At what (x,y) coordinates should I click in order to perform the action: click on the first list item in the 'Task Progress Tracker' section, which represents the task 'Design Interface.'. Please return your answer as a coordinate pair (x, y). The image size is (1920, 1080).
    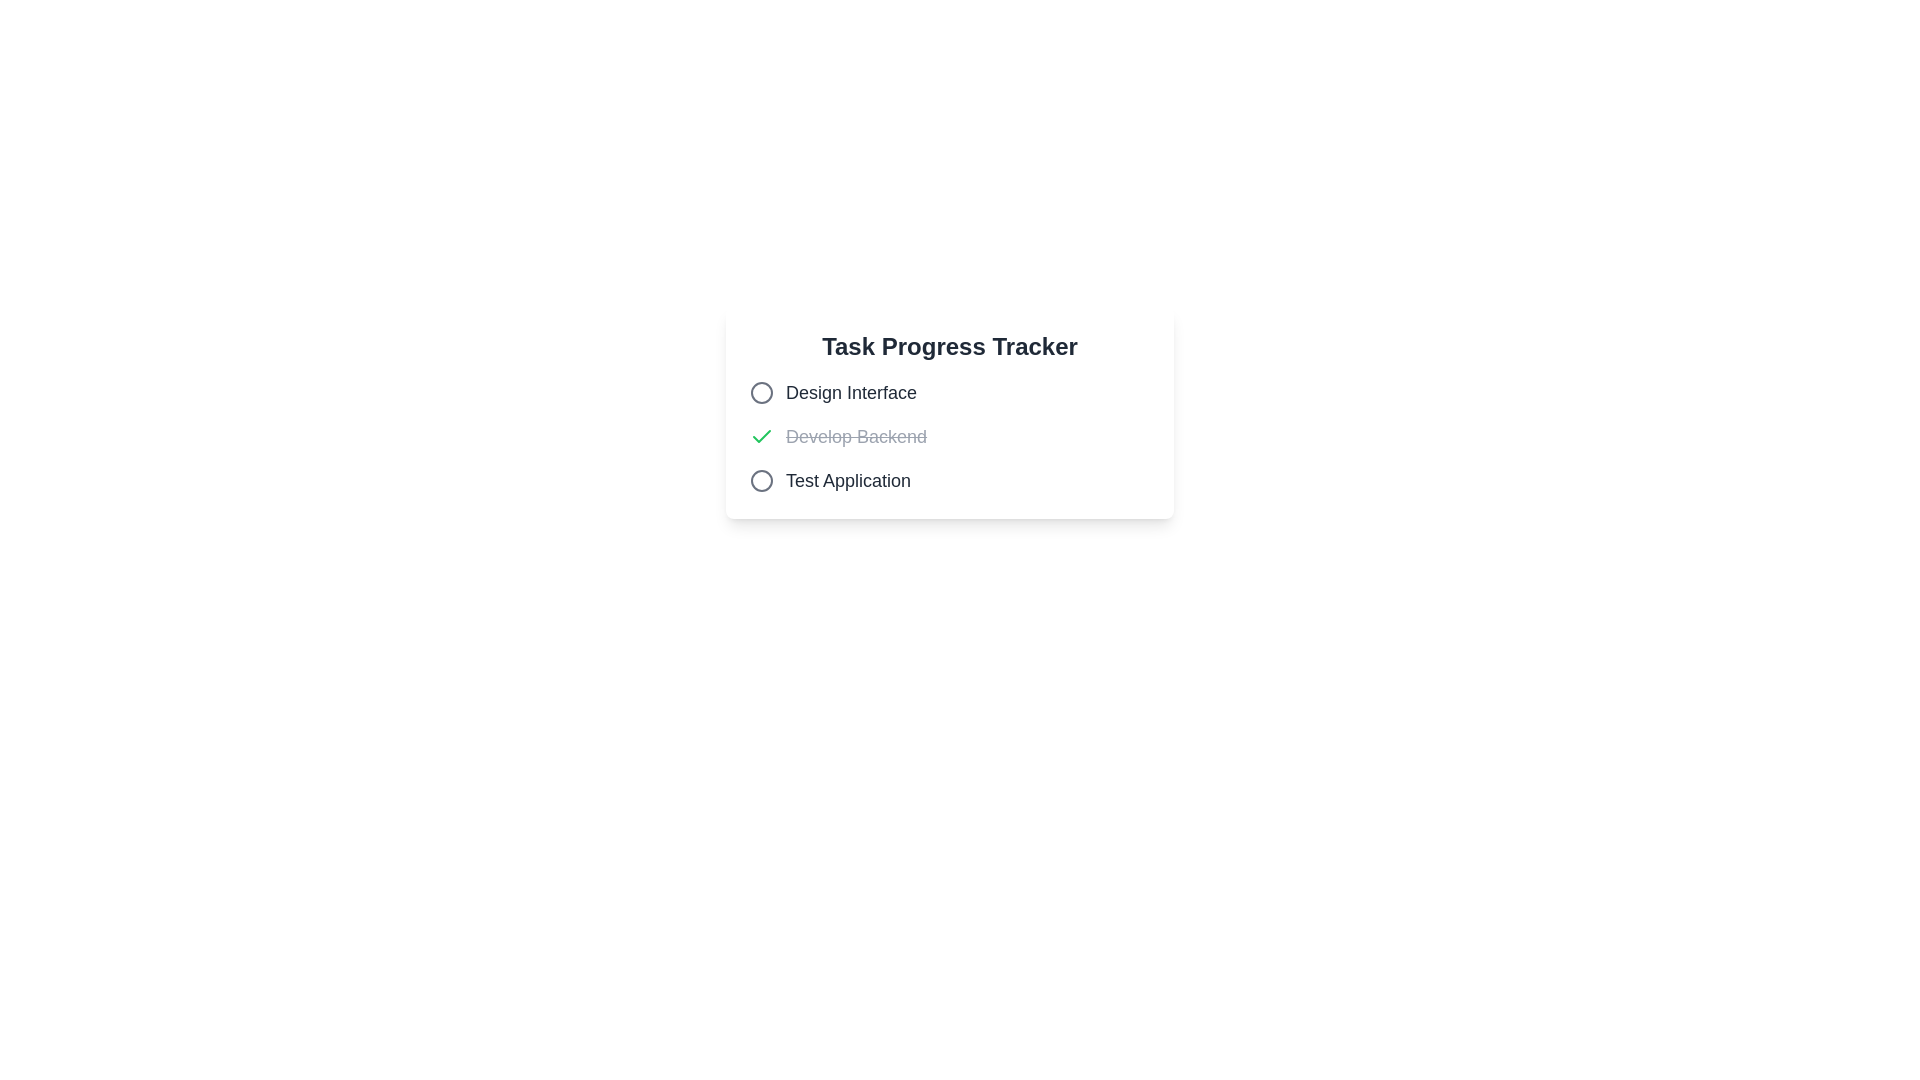
    Looking at the image, I should click on (949, 393).